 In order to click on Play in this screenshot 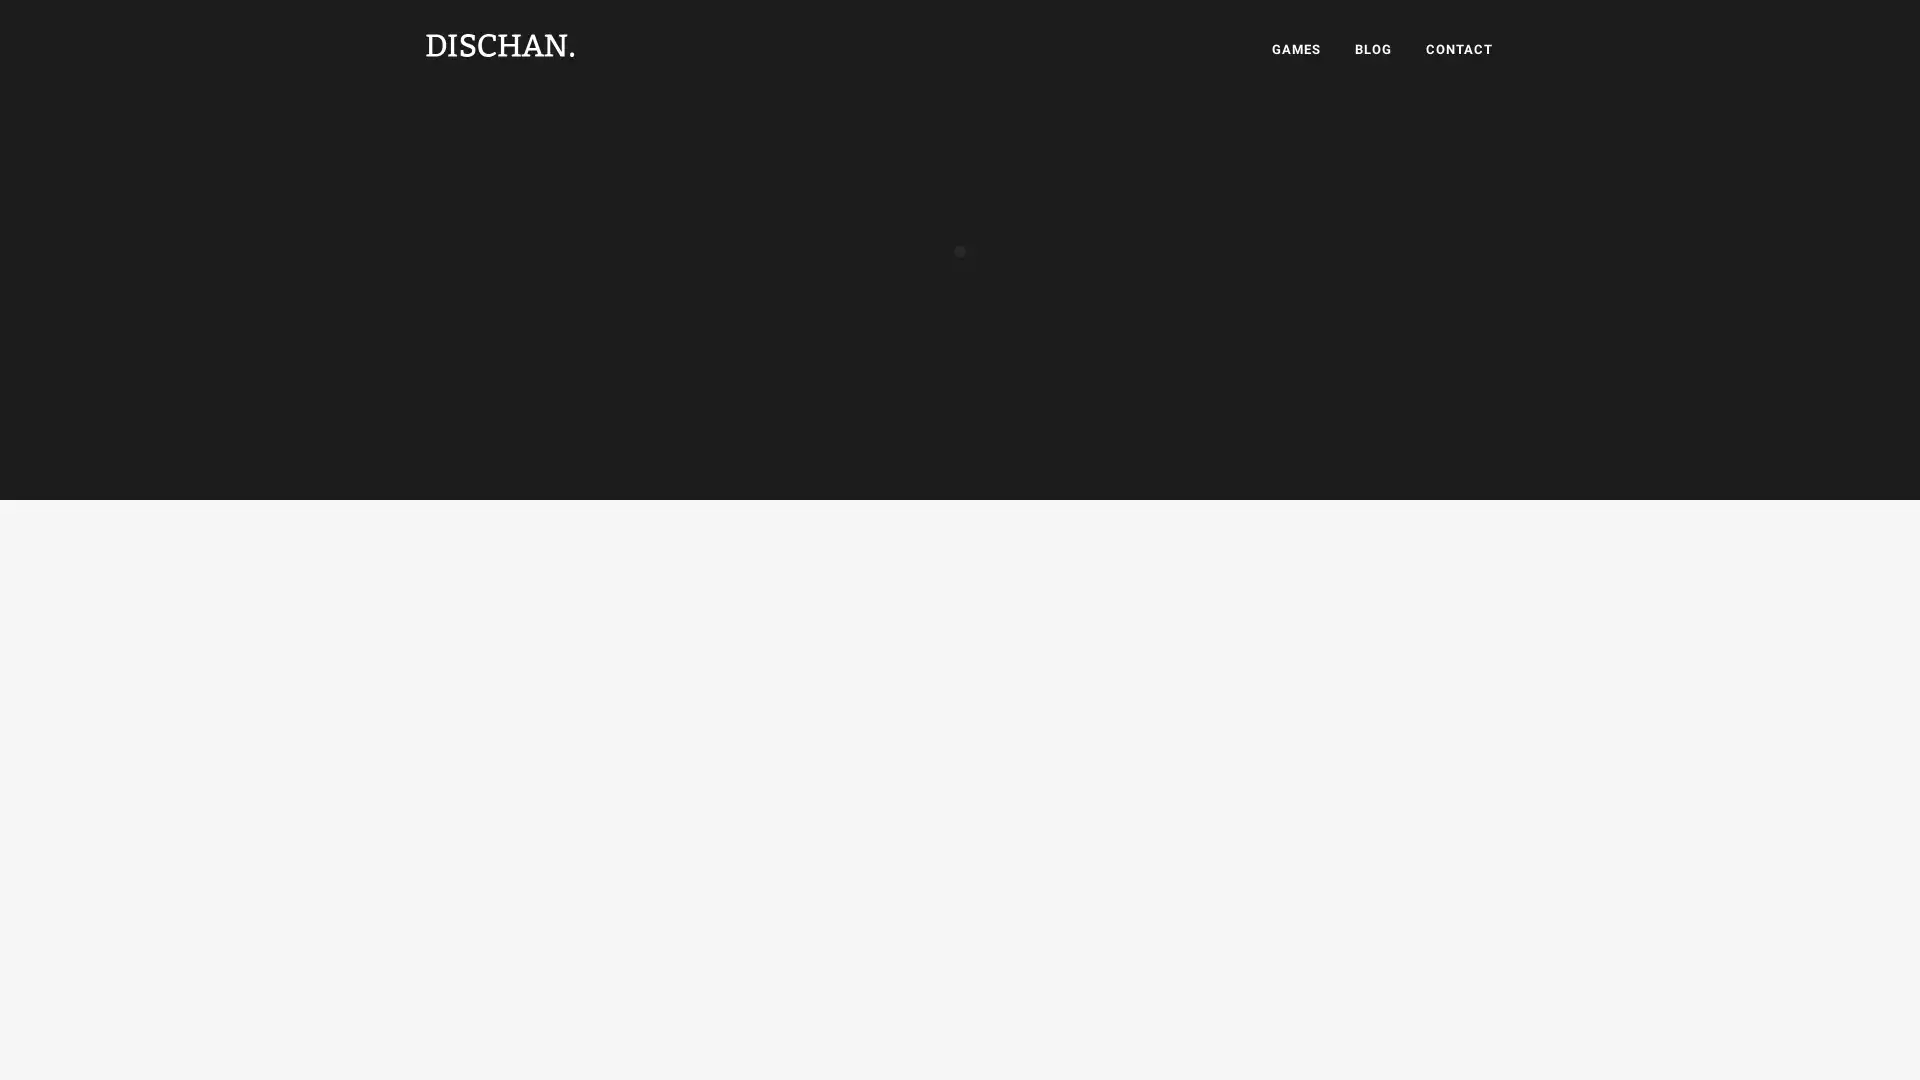, I will do `click(1266, 172)`.